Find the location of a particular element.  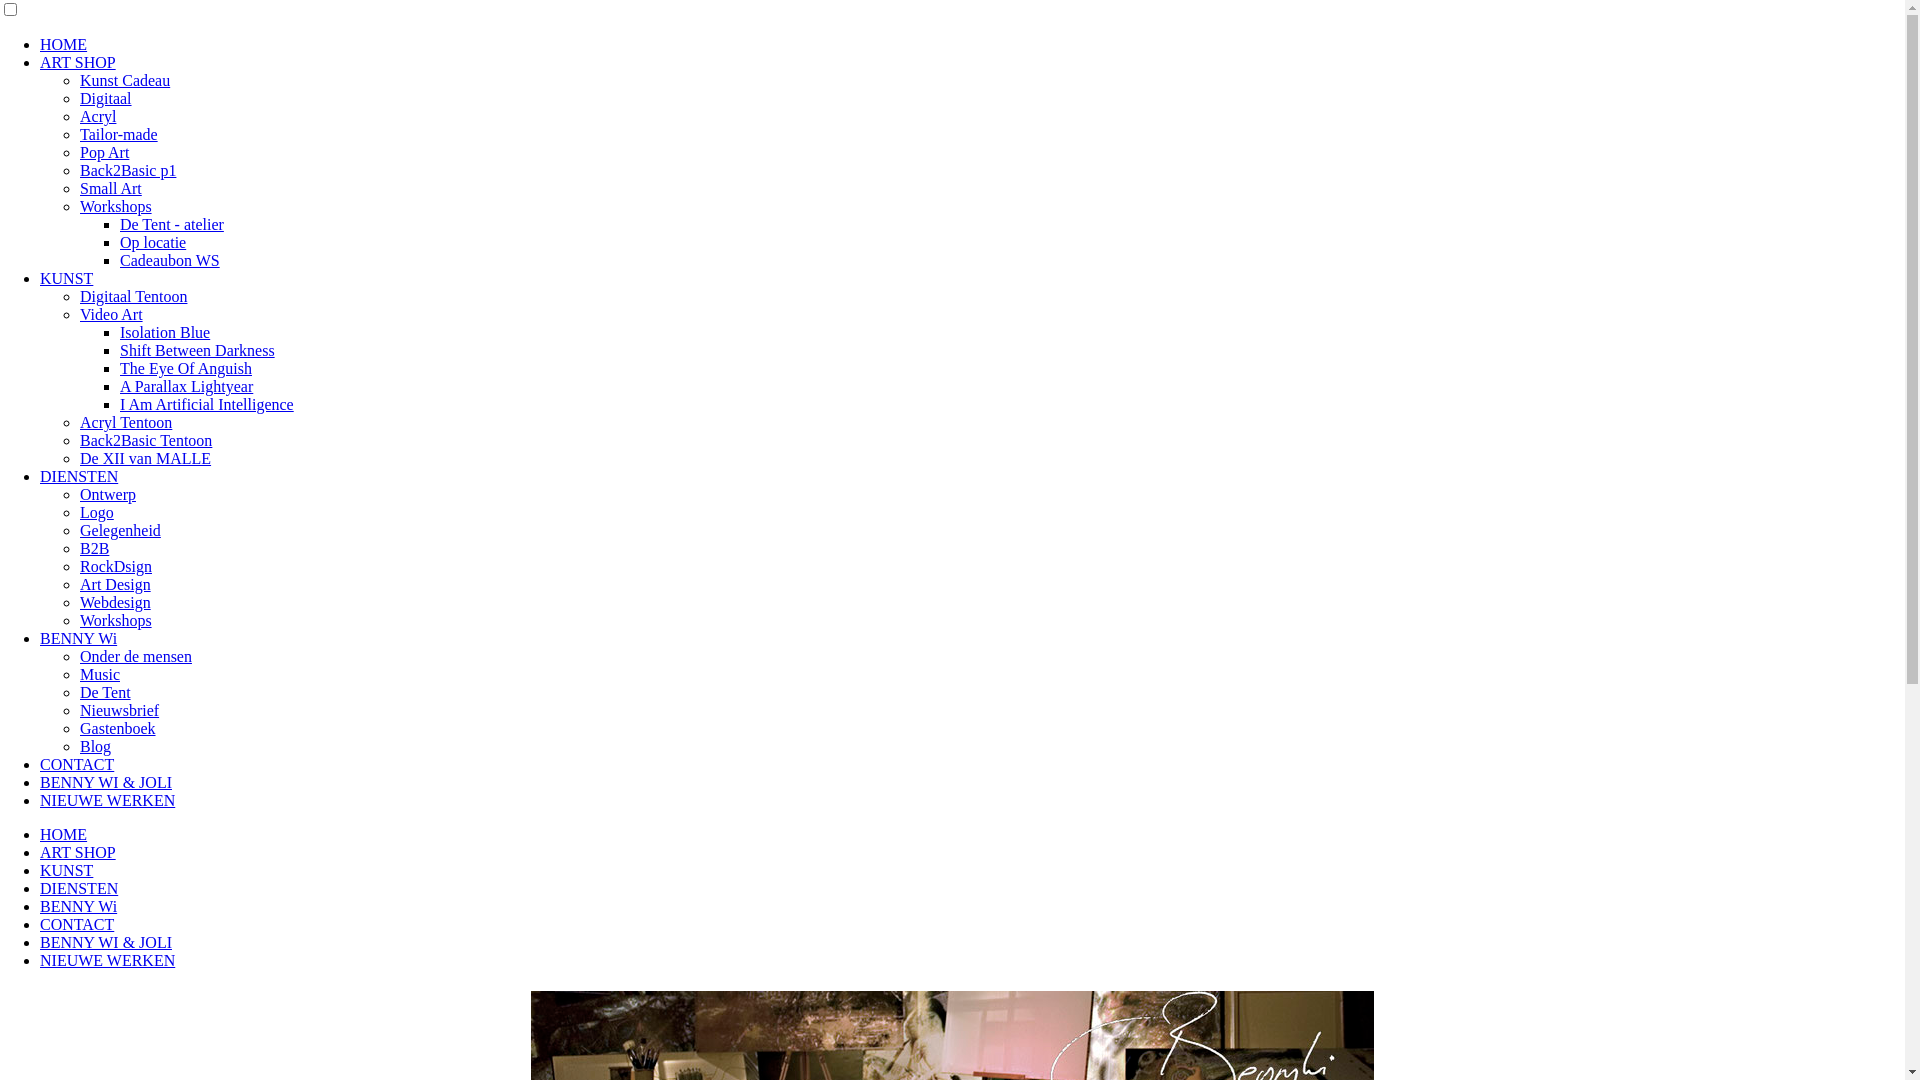

'Digitaal Tentoon' is located at coordinates (132, 296).